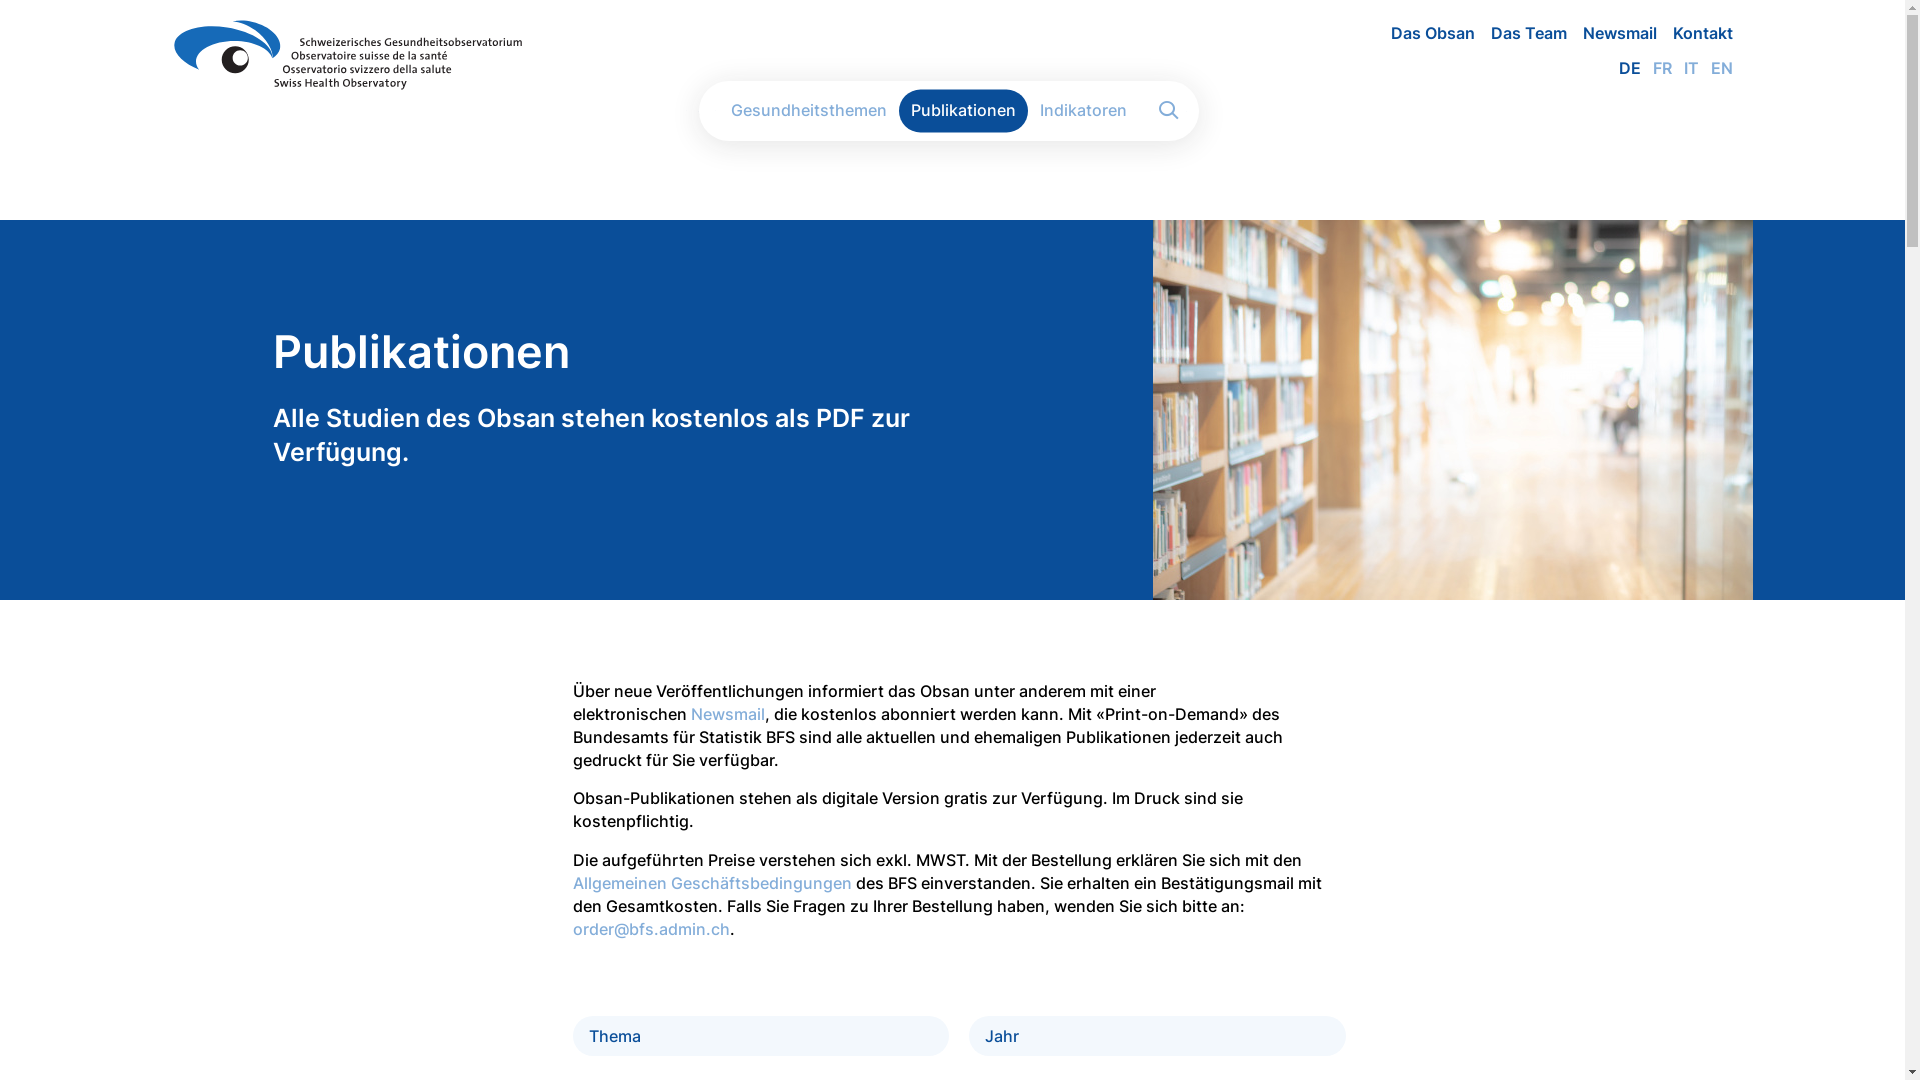  I want to click on 'FR', so click(1640, 67).